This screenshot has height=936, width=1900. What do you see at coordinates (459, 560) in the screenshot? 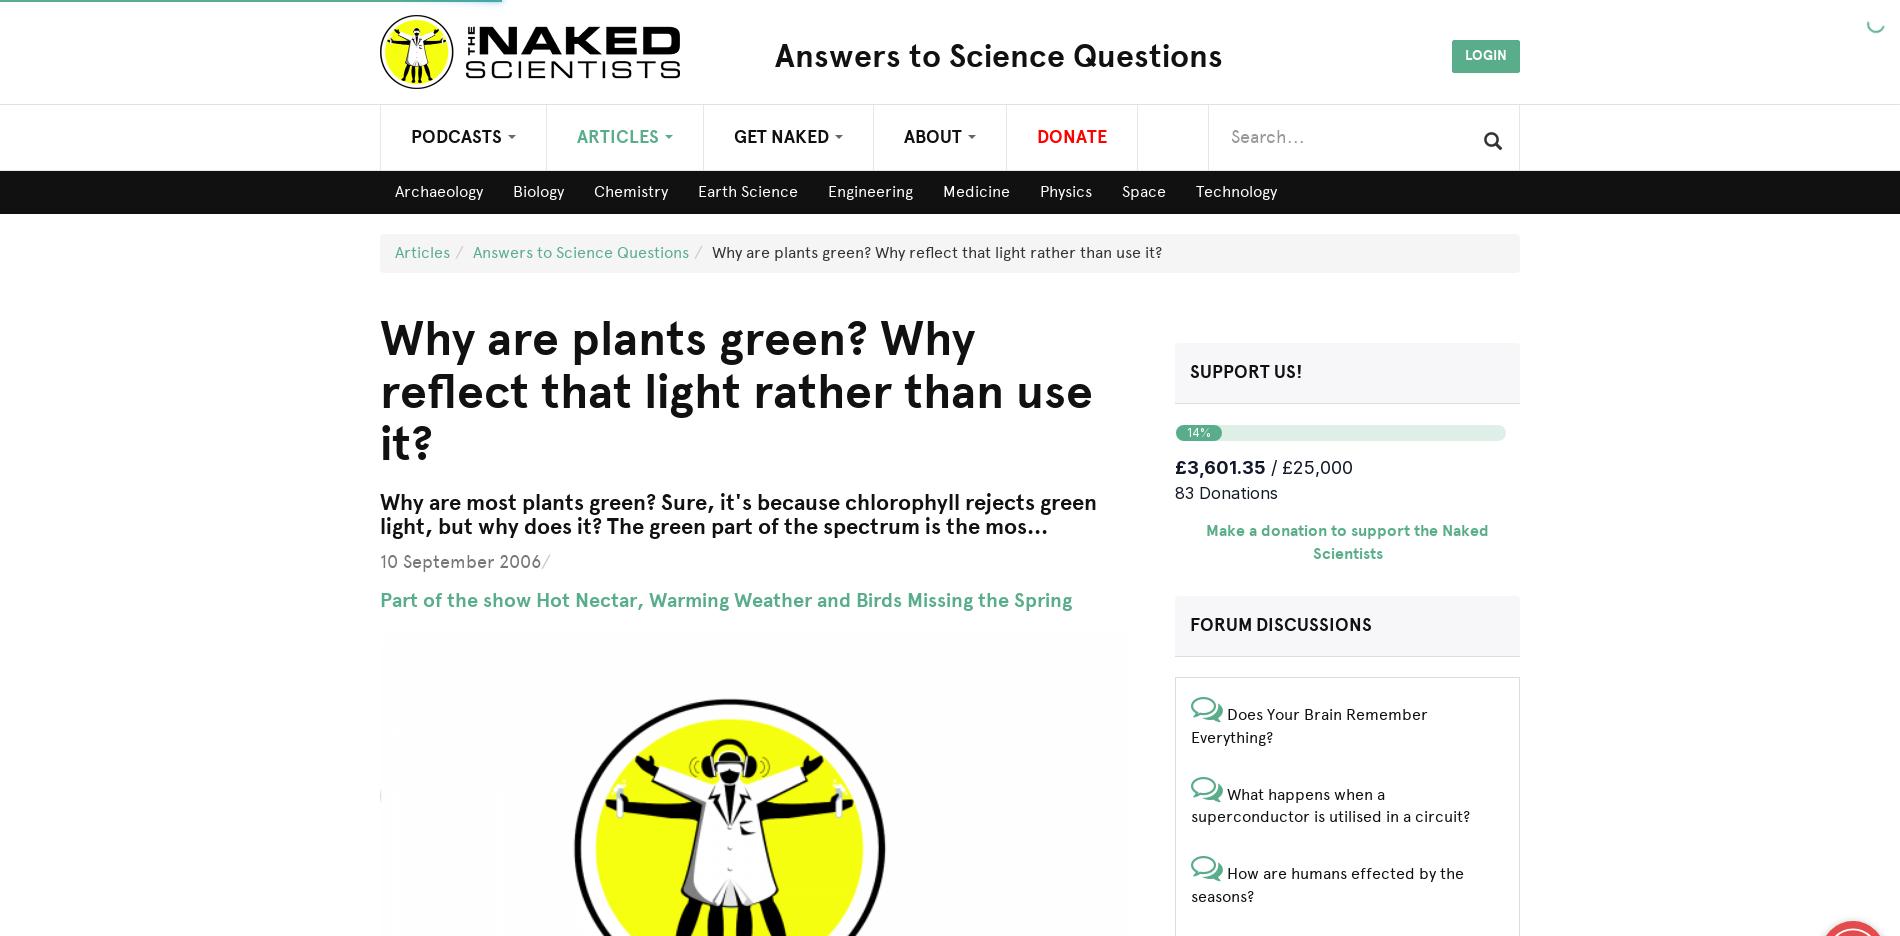
I see `'10 September 2006'` at bounding box center [459, 560].